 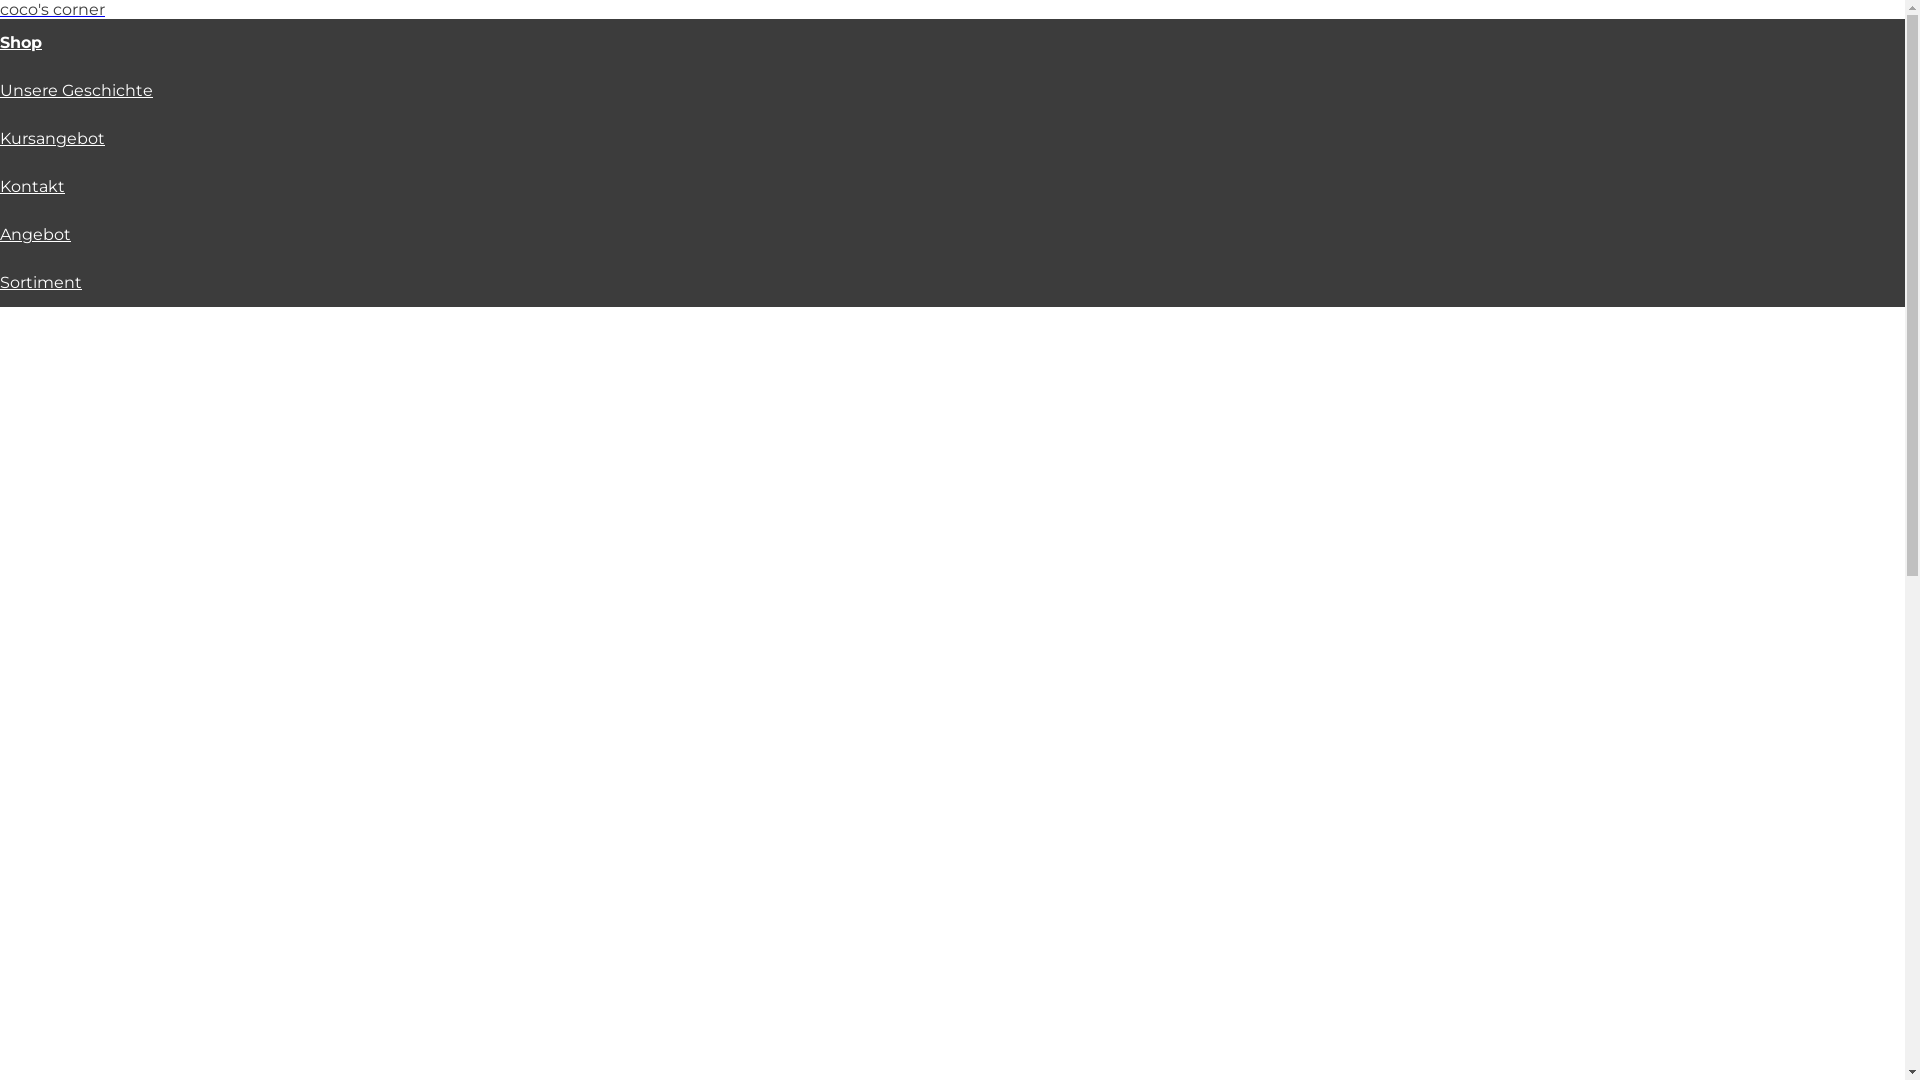 I want to click on 'Kursangebot', so click(x=0, y=137).